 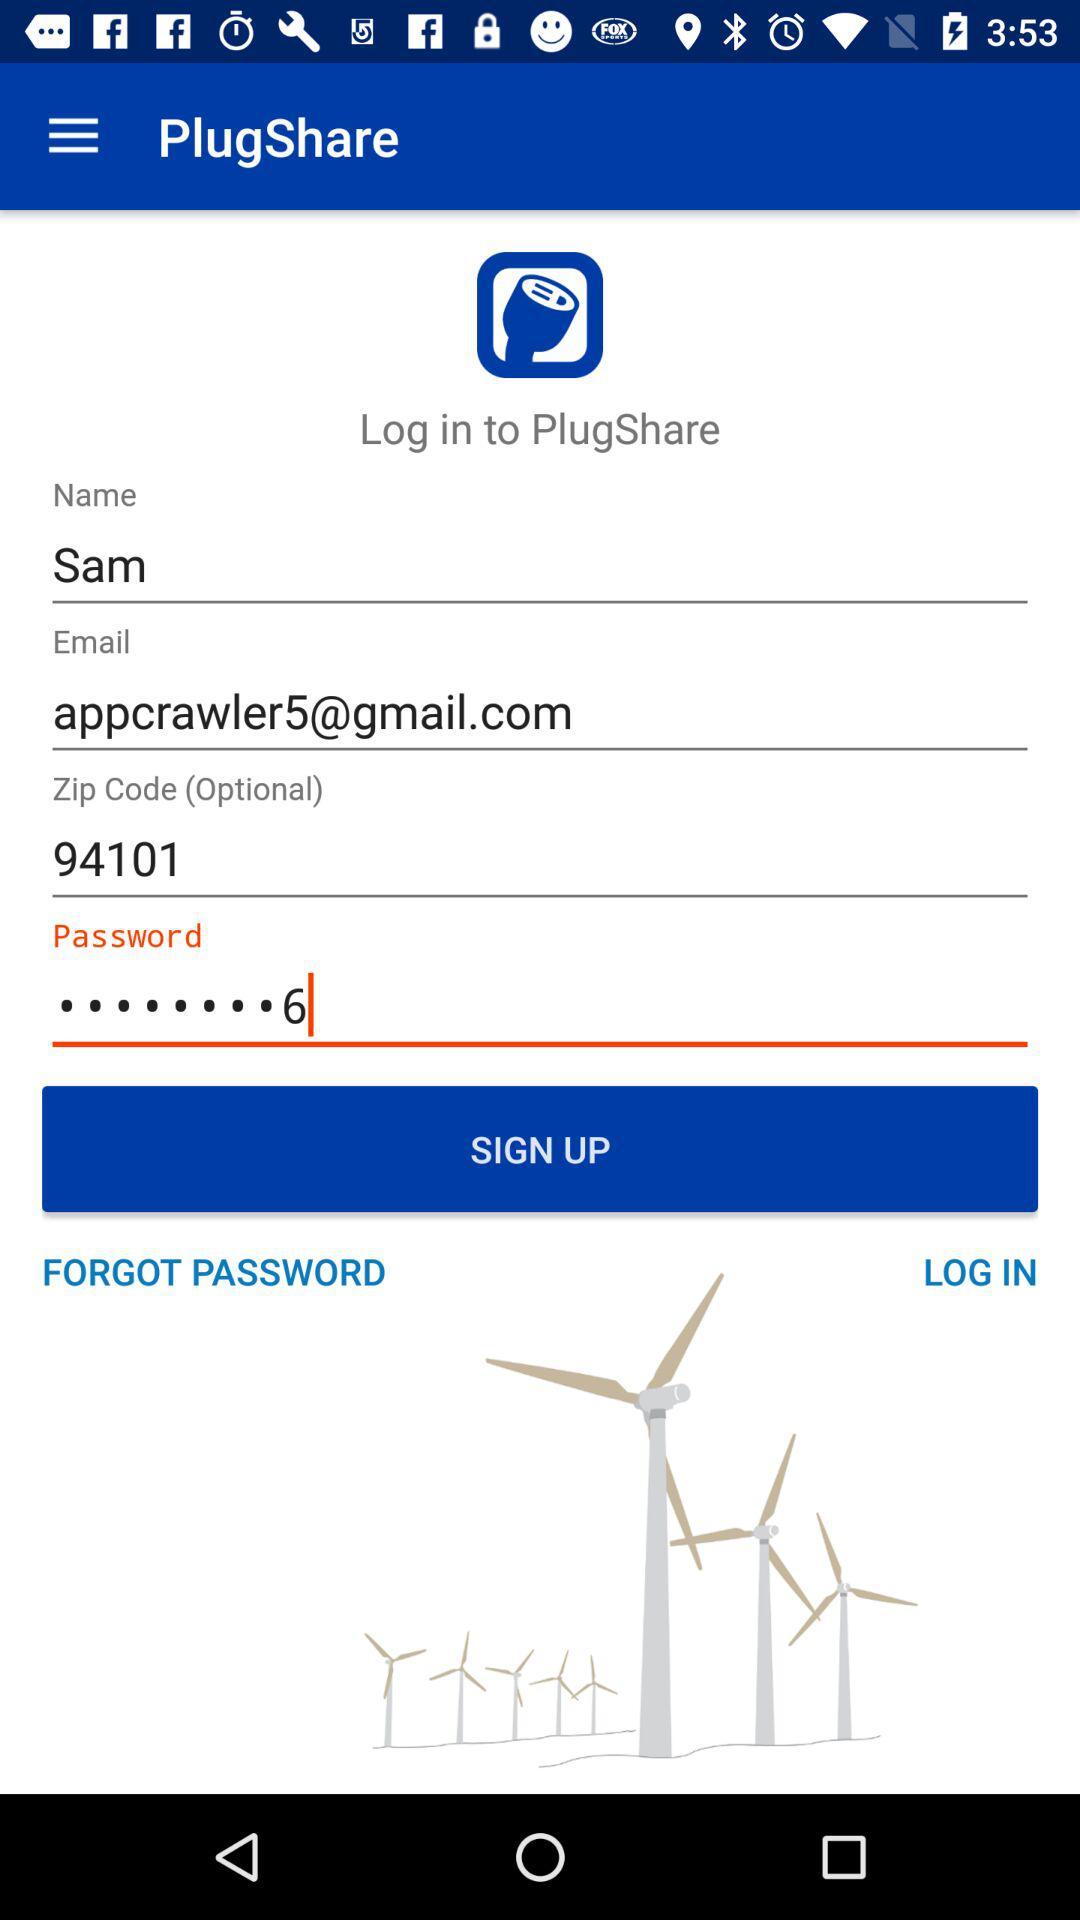 What do you see at coordinates (540, 711) in the screenshot?
I see `item below sam icon` at bounding box center [540, 711].